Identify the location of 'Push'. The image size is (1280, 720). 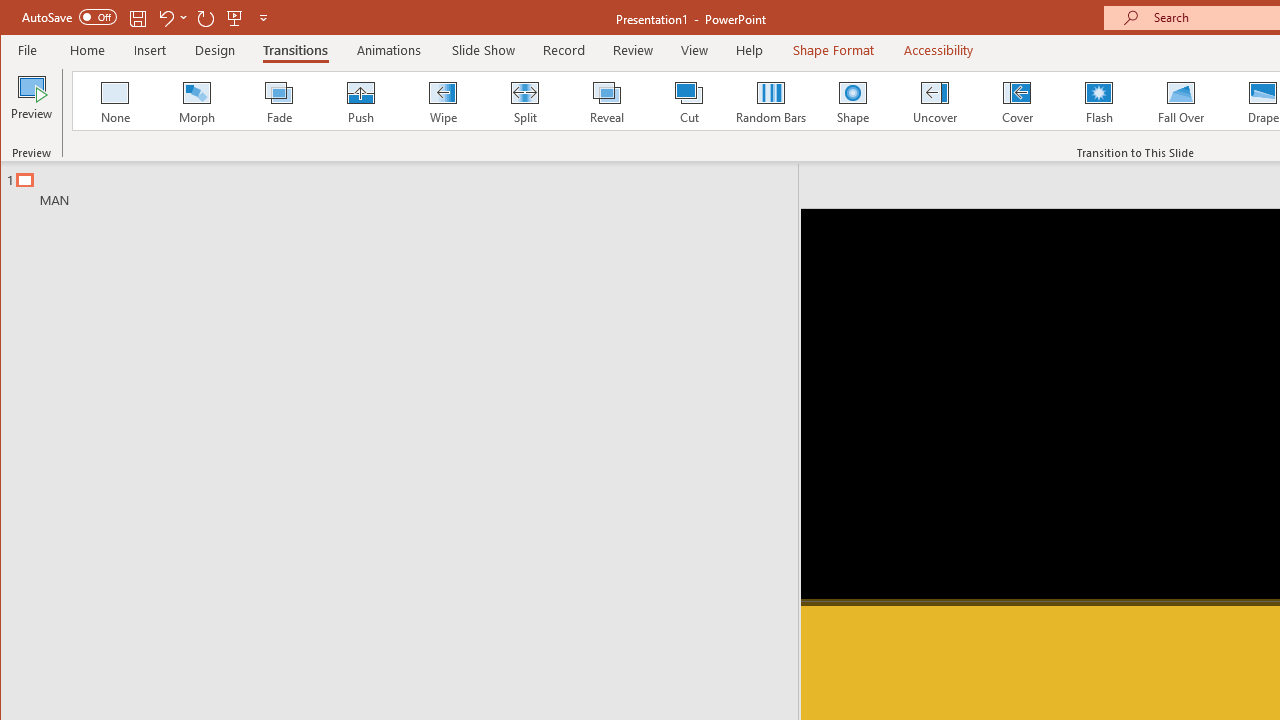
(360, 100).